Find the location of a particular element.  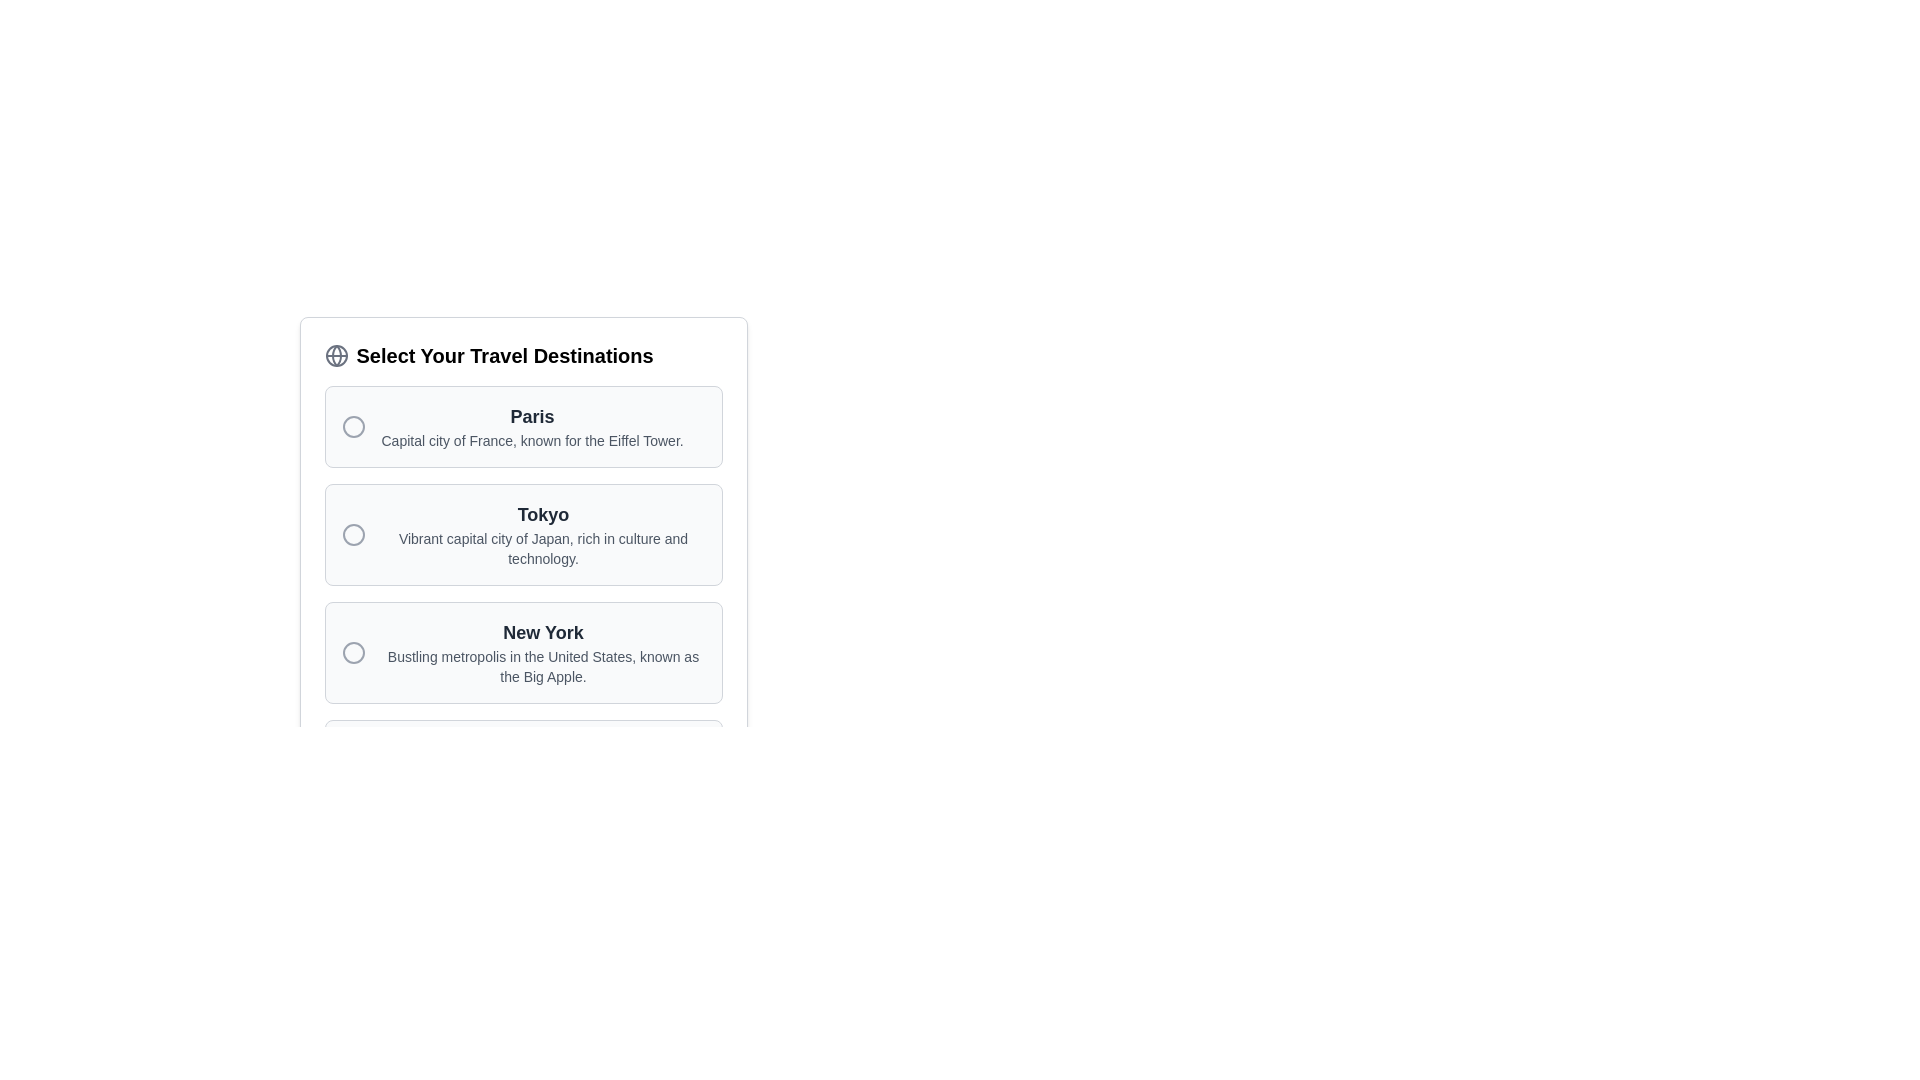

the text displayed in the bold text label that reads 'Paris', which is prominently positioned near the top of the first list item in the travel destinations list is located at coordinates (532, 415).